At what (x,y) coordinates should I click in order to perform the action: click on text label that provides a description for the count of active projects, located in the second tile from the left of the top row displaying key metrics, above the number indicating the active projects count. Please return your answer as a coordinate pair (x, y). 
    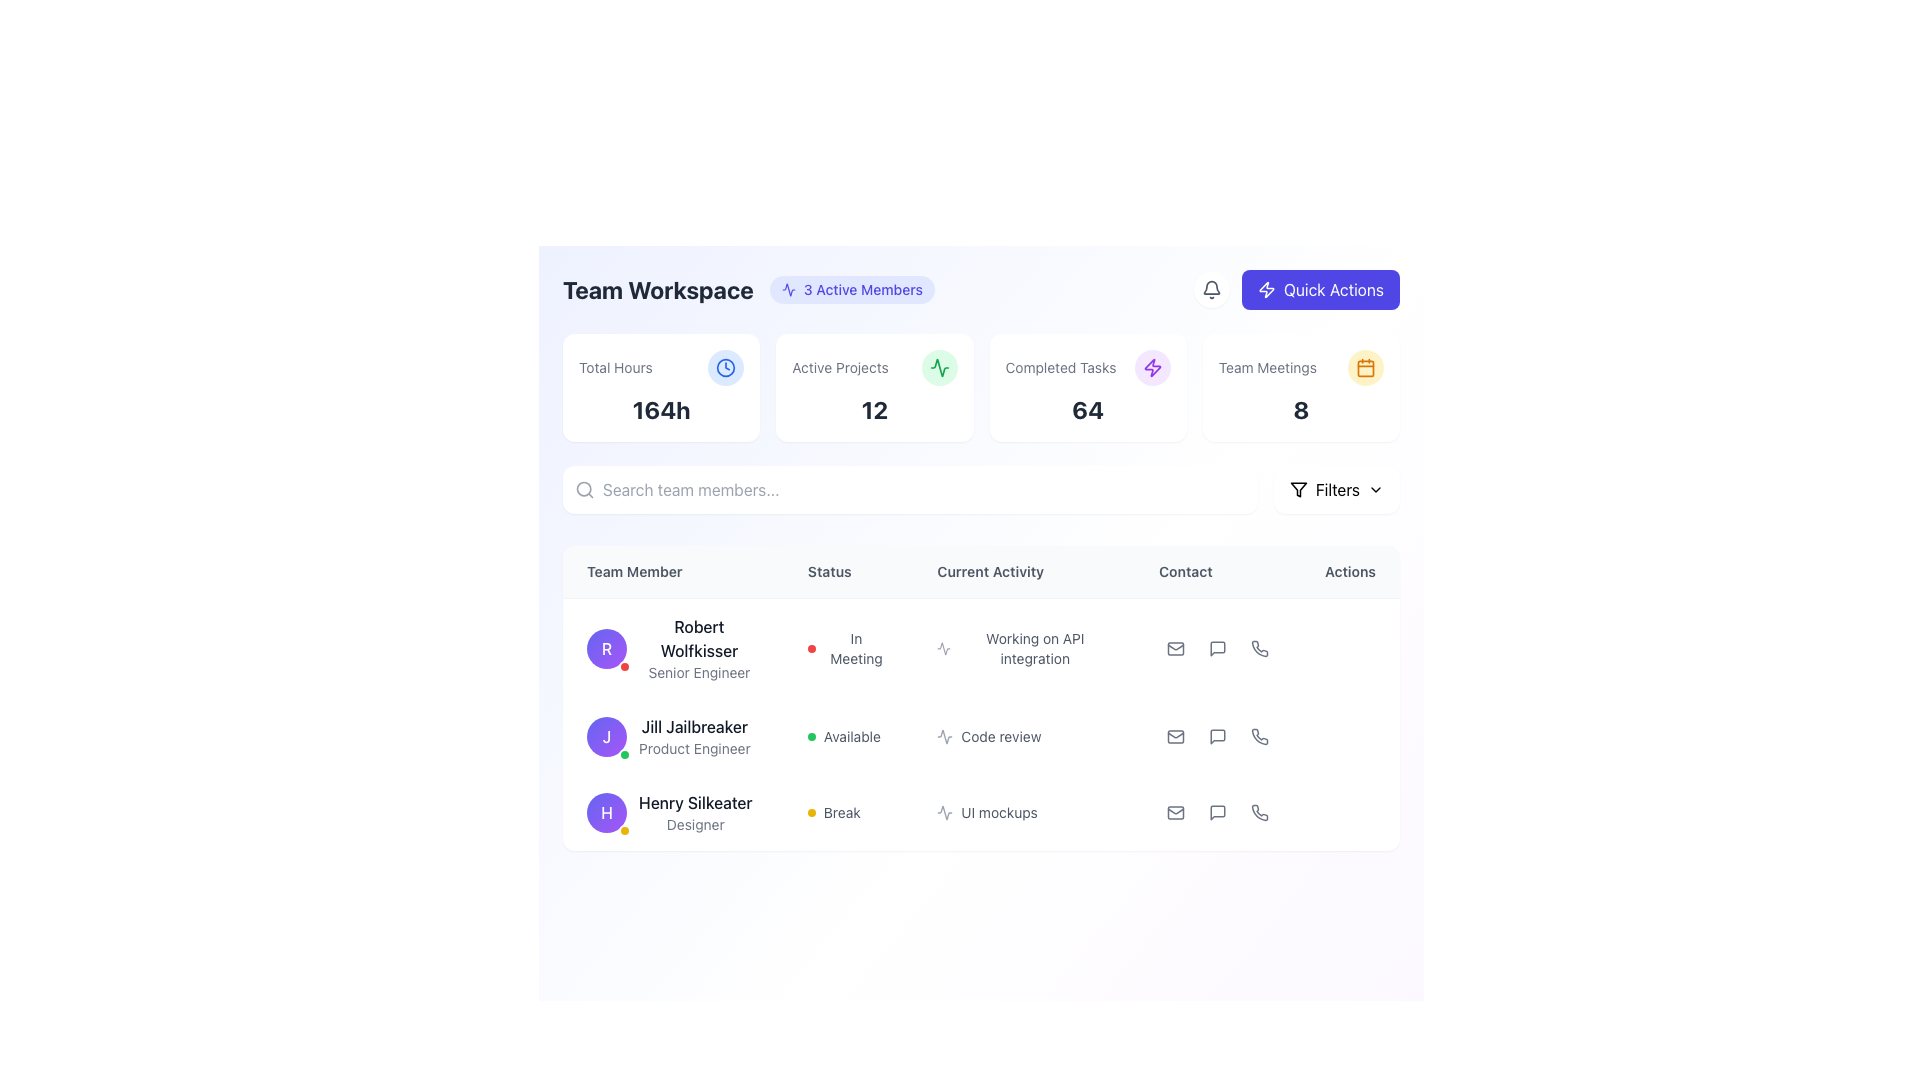
    Looking at the image, I should click on (840, 367).